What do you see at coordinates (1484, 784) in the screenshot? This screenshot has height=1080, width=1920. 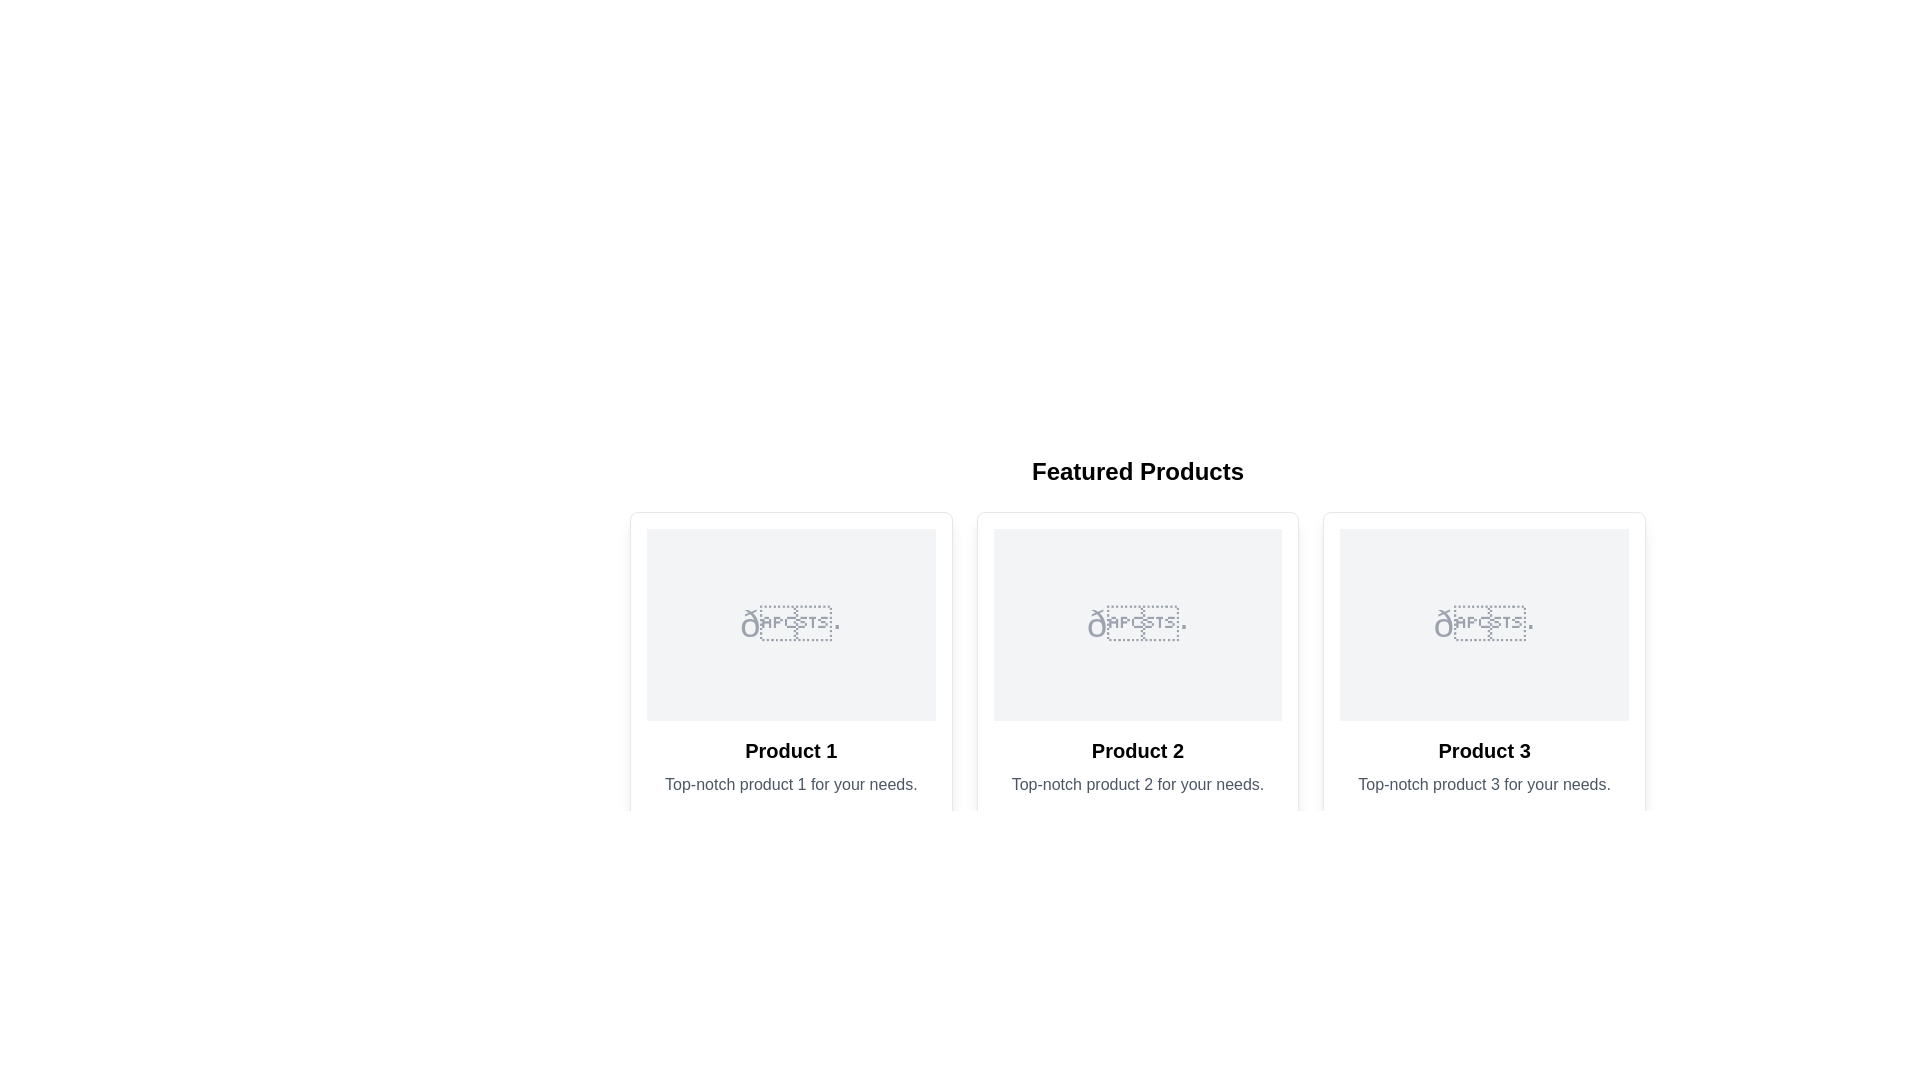 I see `textual label displaying 'Top-notch product 3 for your needs.' which is located under 'Product 3' in the third product card` at bounding box center [1484, 784].